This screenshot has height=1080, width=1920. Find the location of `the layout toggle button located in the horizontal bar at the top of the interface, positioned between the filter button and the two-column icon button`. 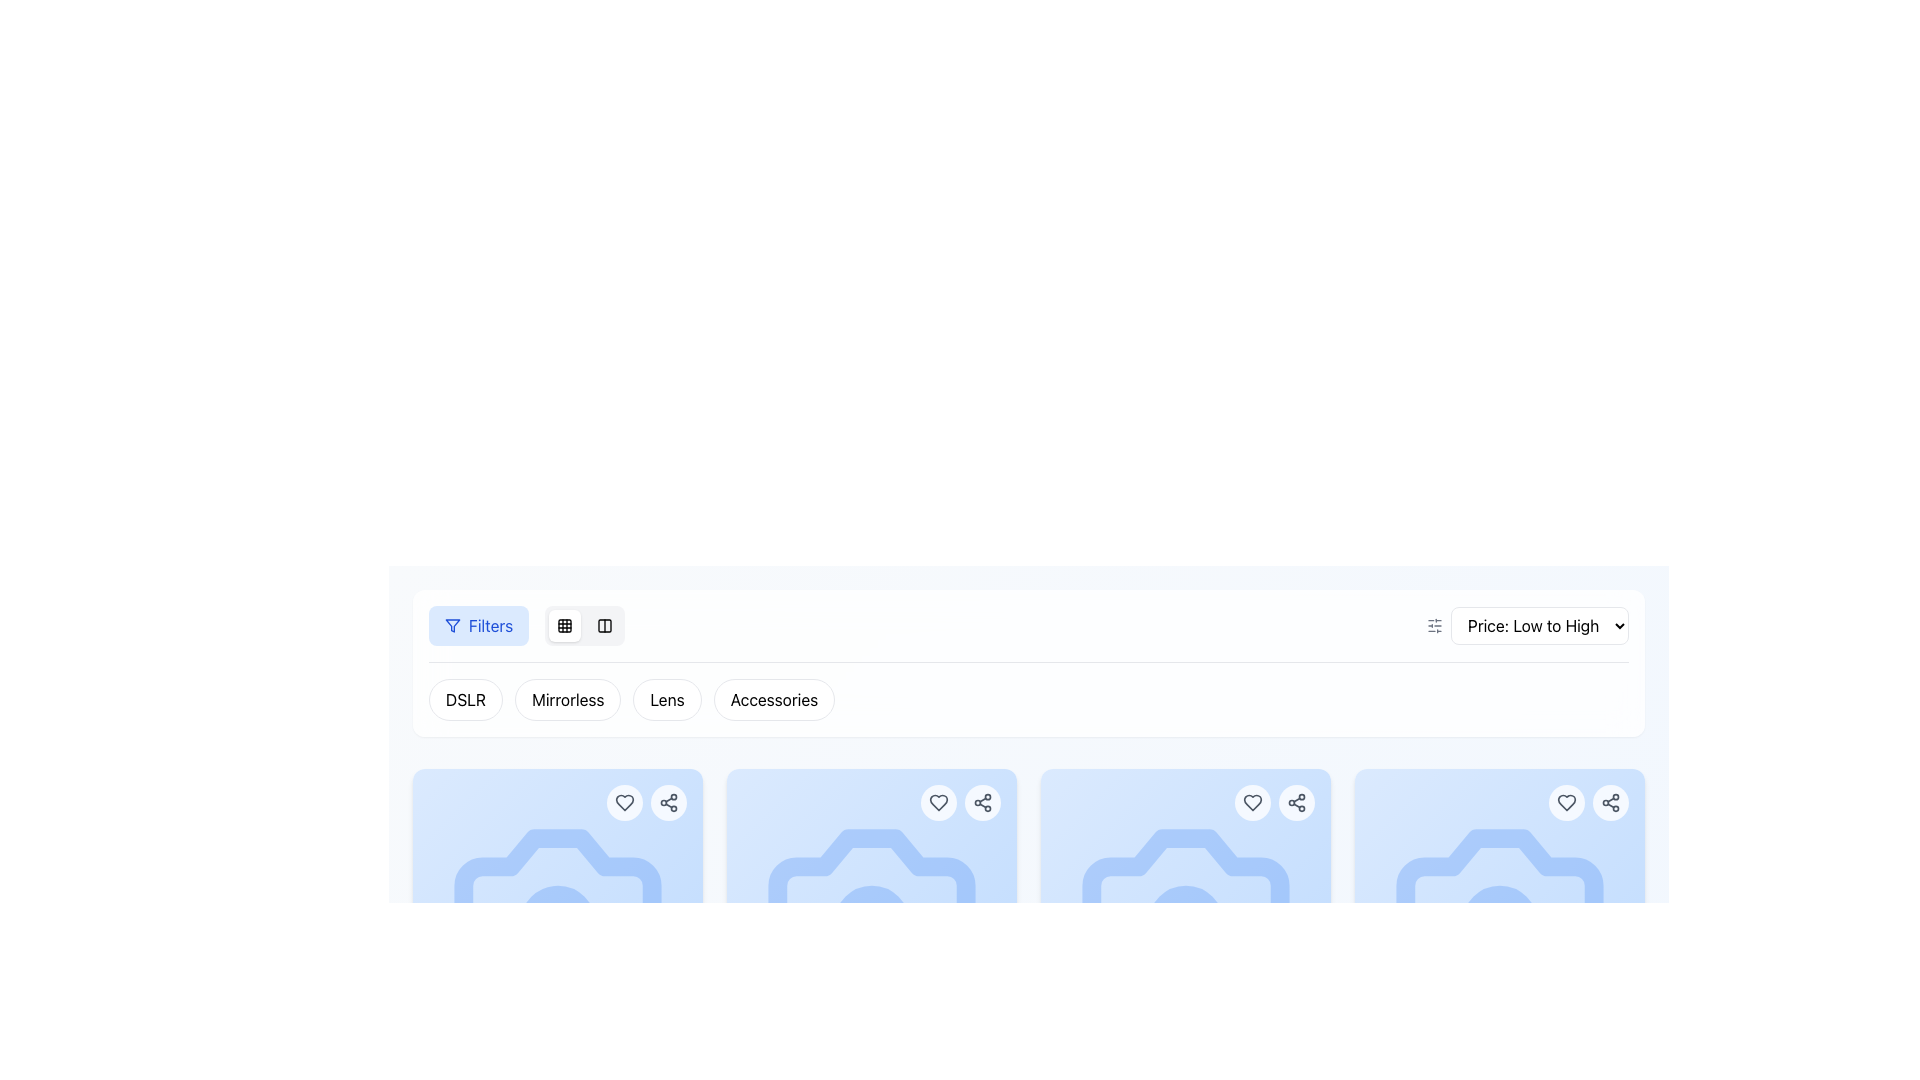

the layout toggle button located in the horizontal bar at the top of the interface, positioned between the filter button and the two-column icon button is located at coordinates (564, 624).